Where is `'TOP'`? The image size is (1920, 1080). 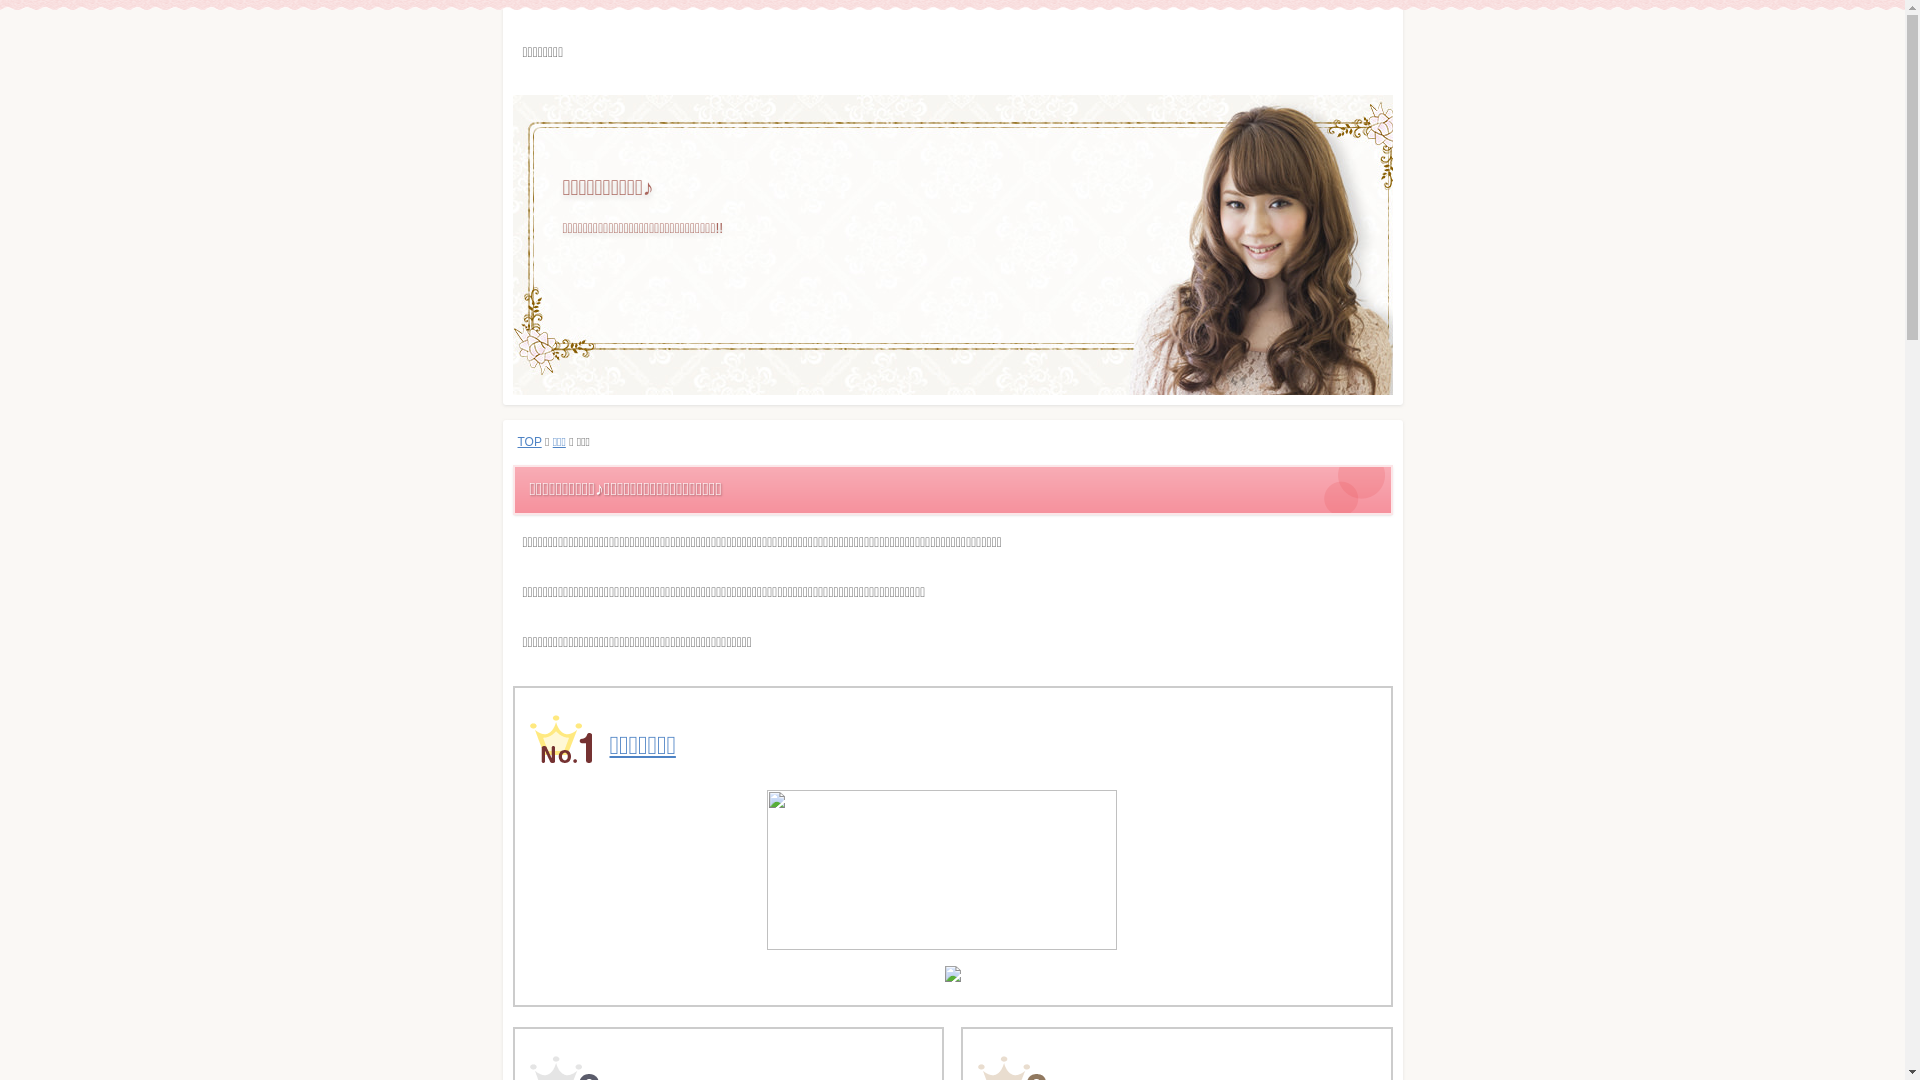 'TOP' is located at coordinates (518, 441).